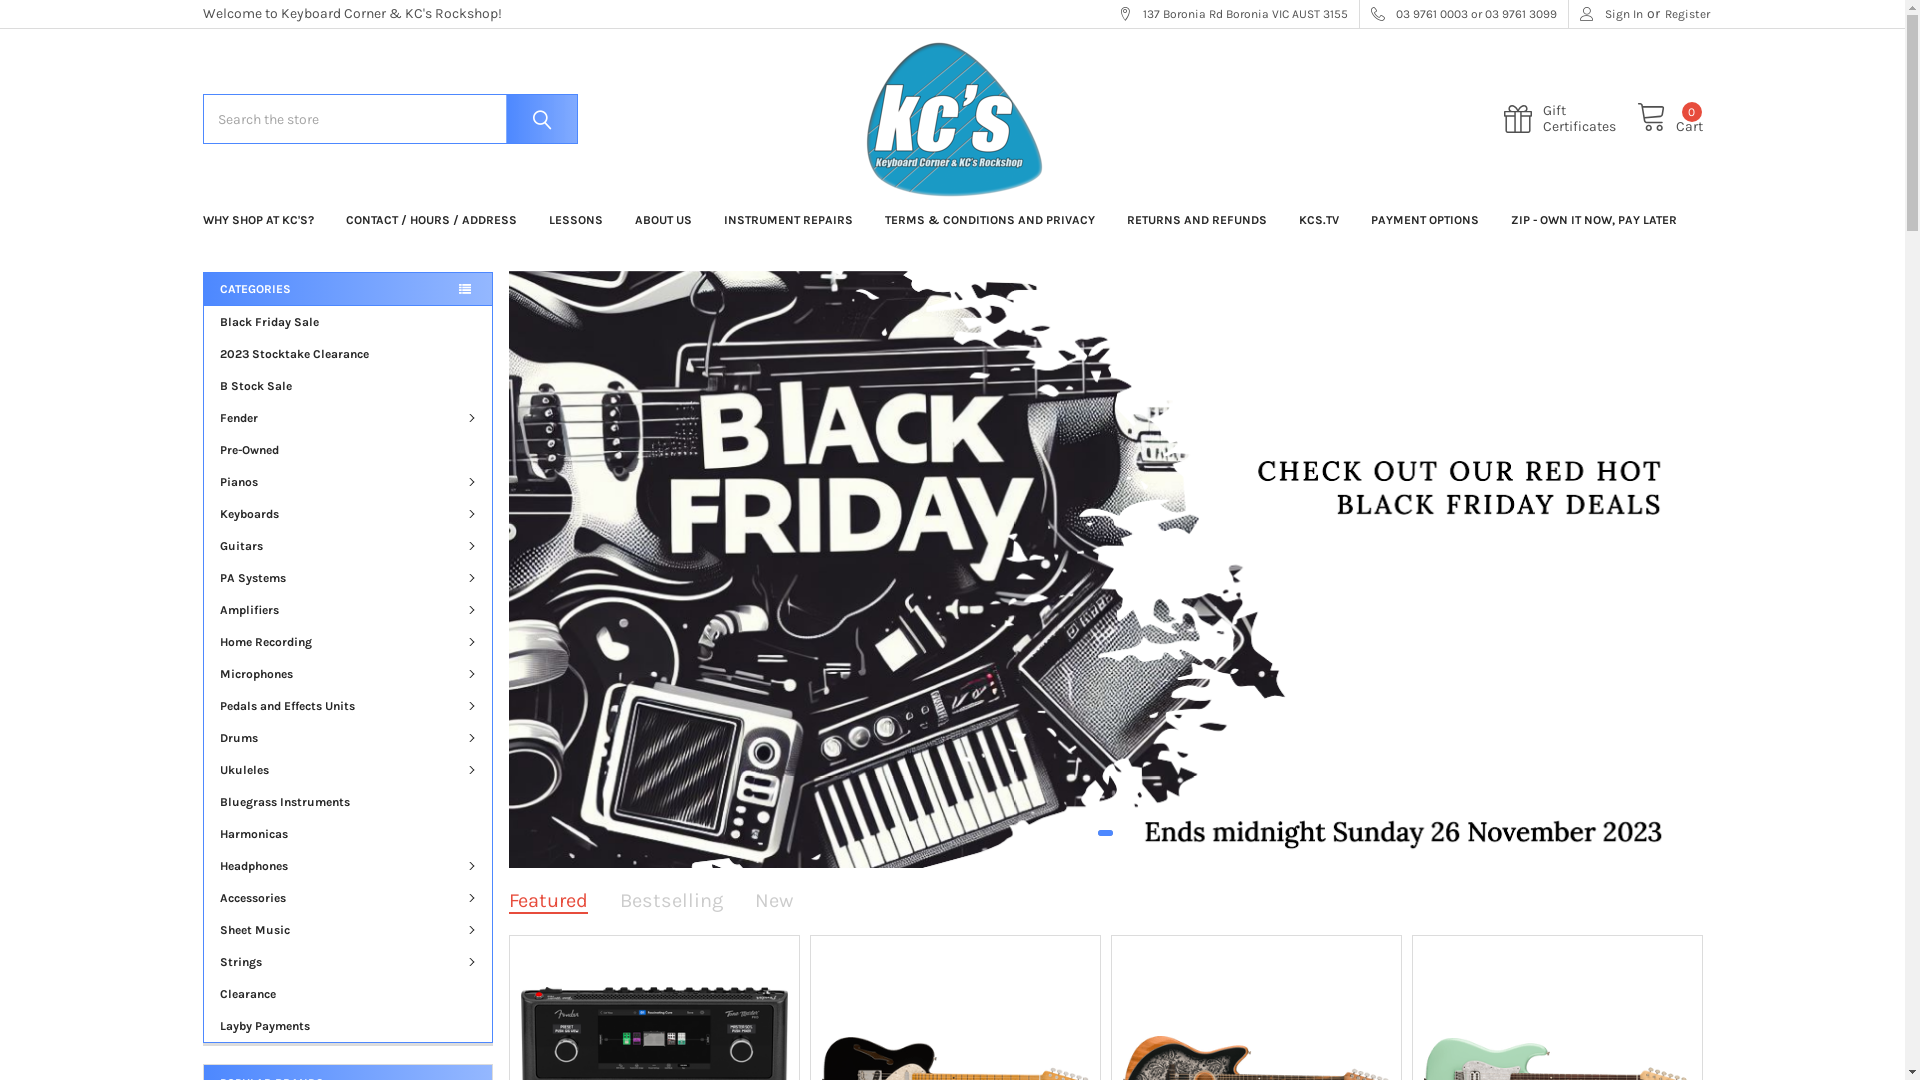 The image size is (1920, 1080). Describe the element at coordinates (868, 219) in the screenshot. I see `'TERMS & CONDITIONS AND PRIVACY'` at that location.